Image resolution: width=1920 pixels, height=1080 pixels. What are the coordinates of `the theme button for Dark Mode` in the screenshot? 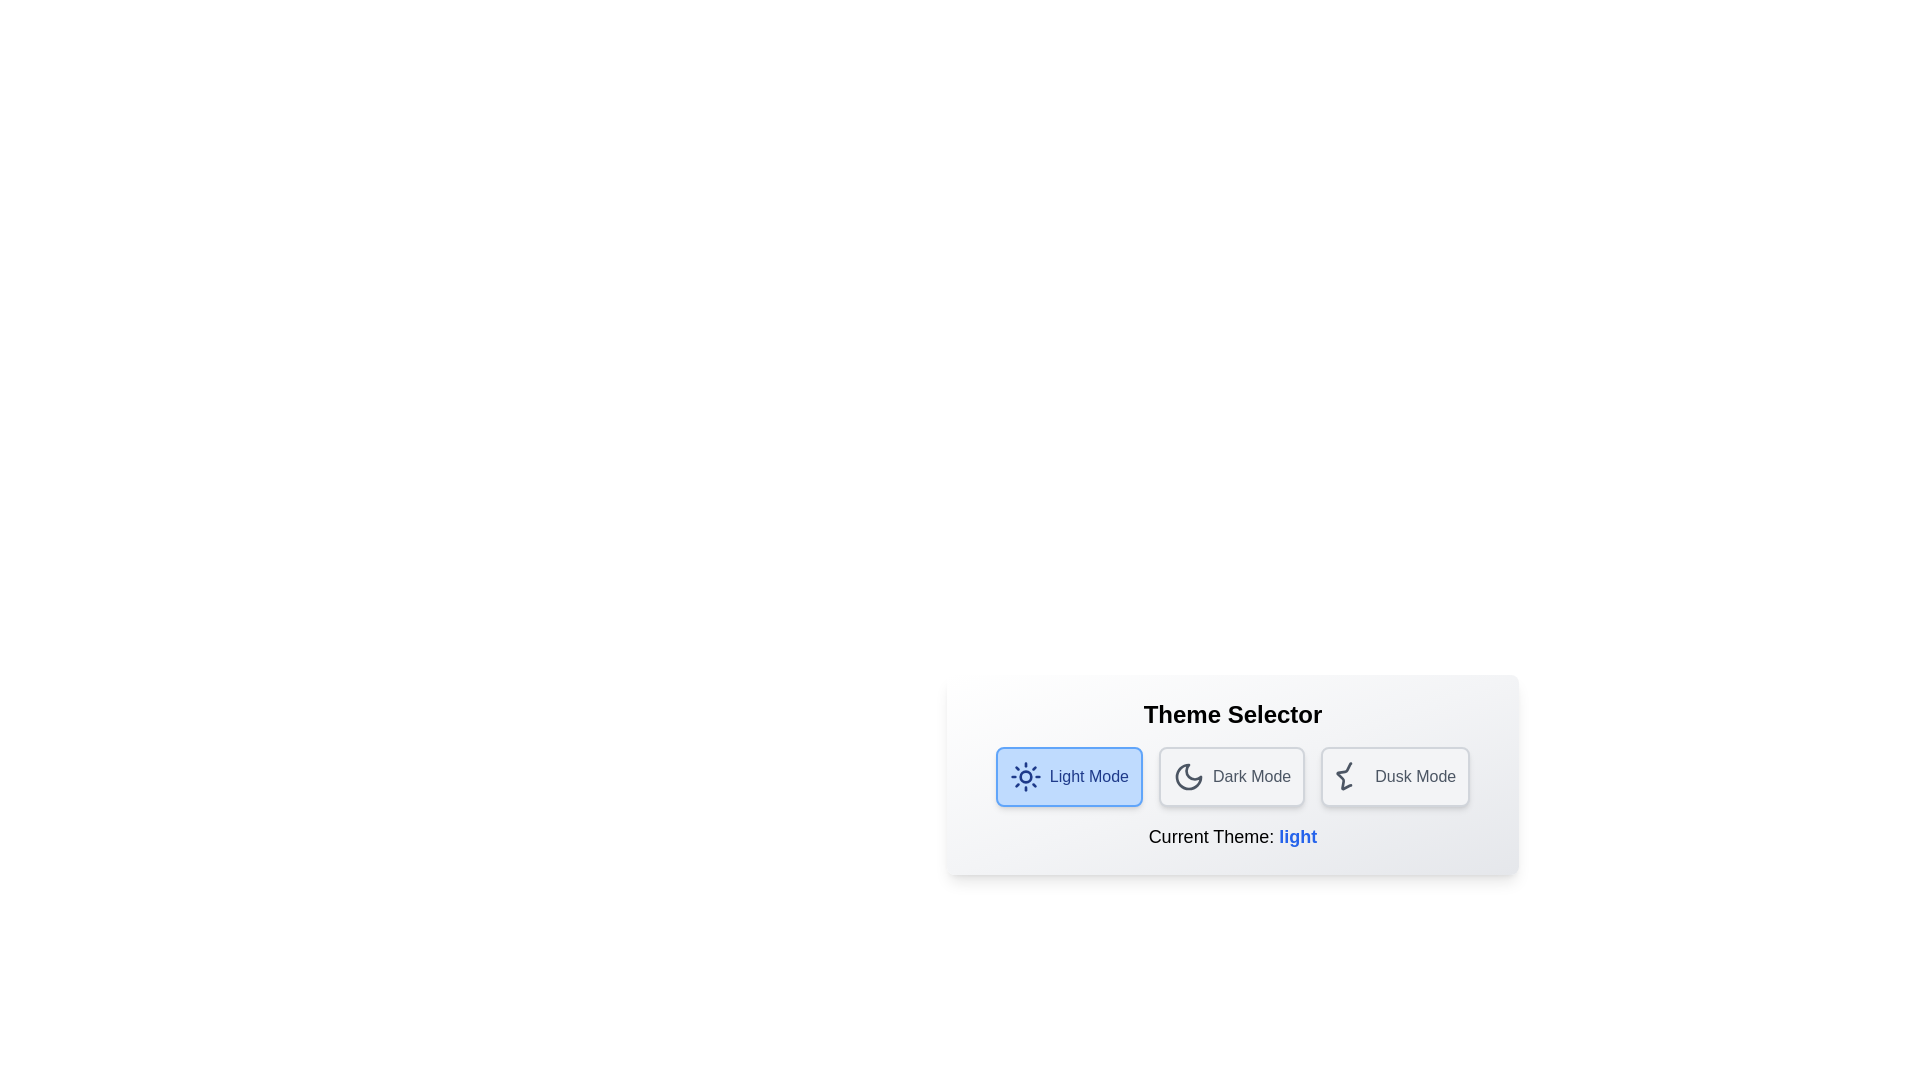 It's located at (1231, 775).